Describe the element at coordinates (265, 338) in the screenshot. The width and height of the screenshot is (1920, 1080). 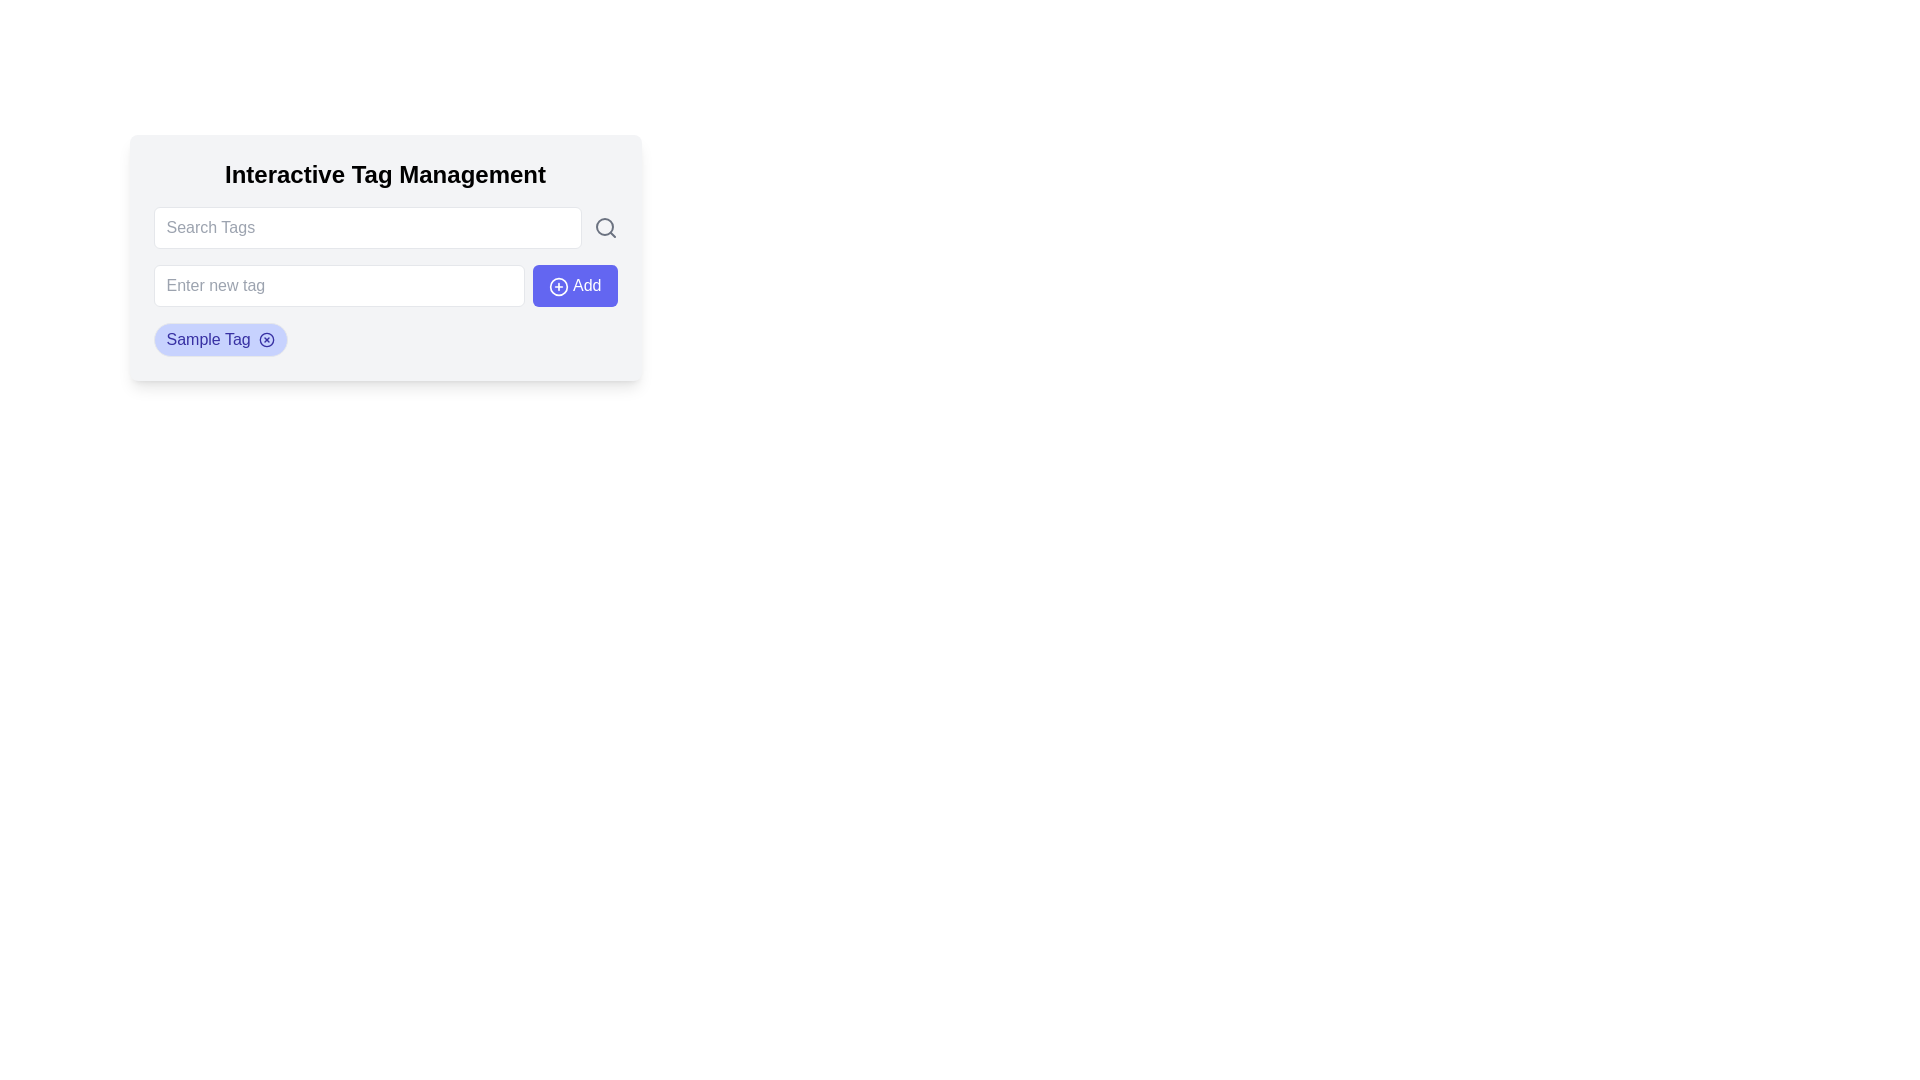
I see `the circular graphical component with a thick border that is part of the close icon within the 'Sample Tag' button located below the tag input field` at that location.